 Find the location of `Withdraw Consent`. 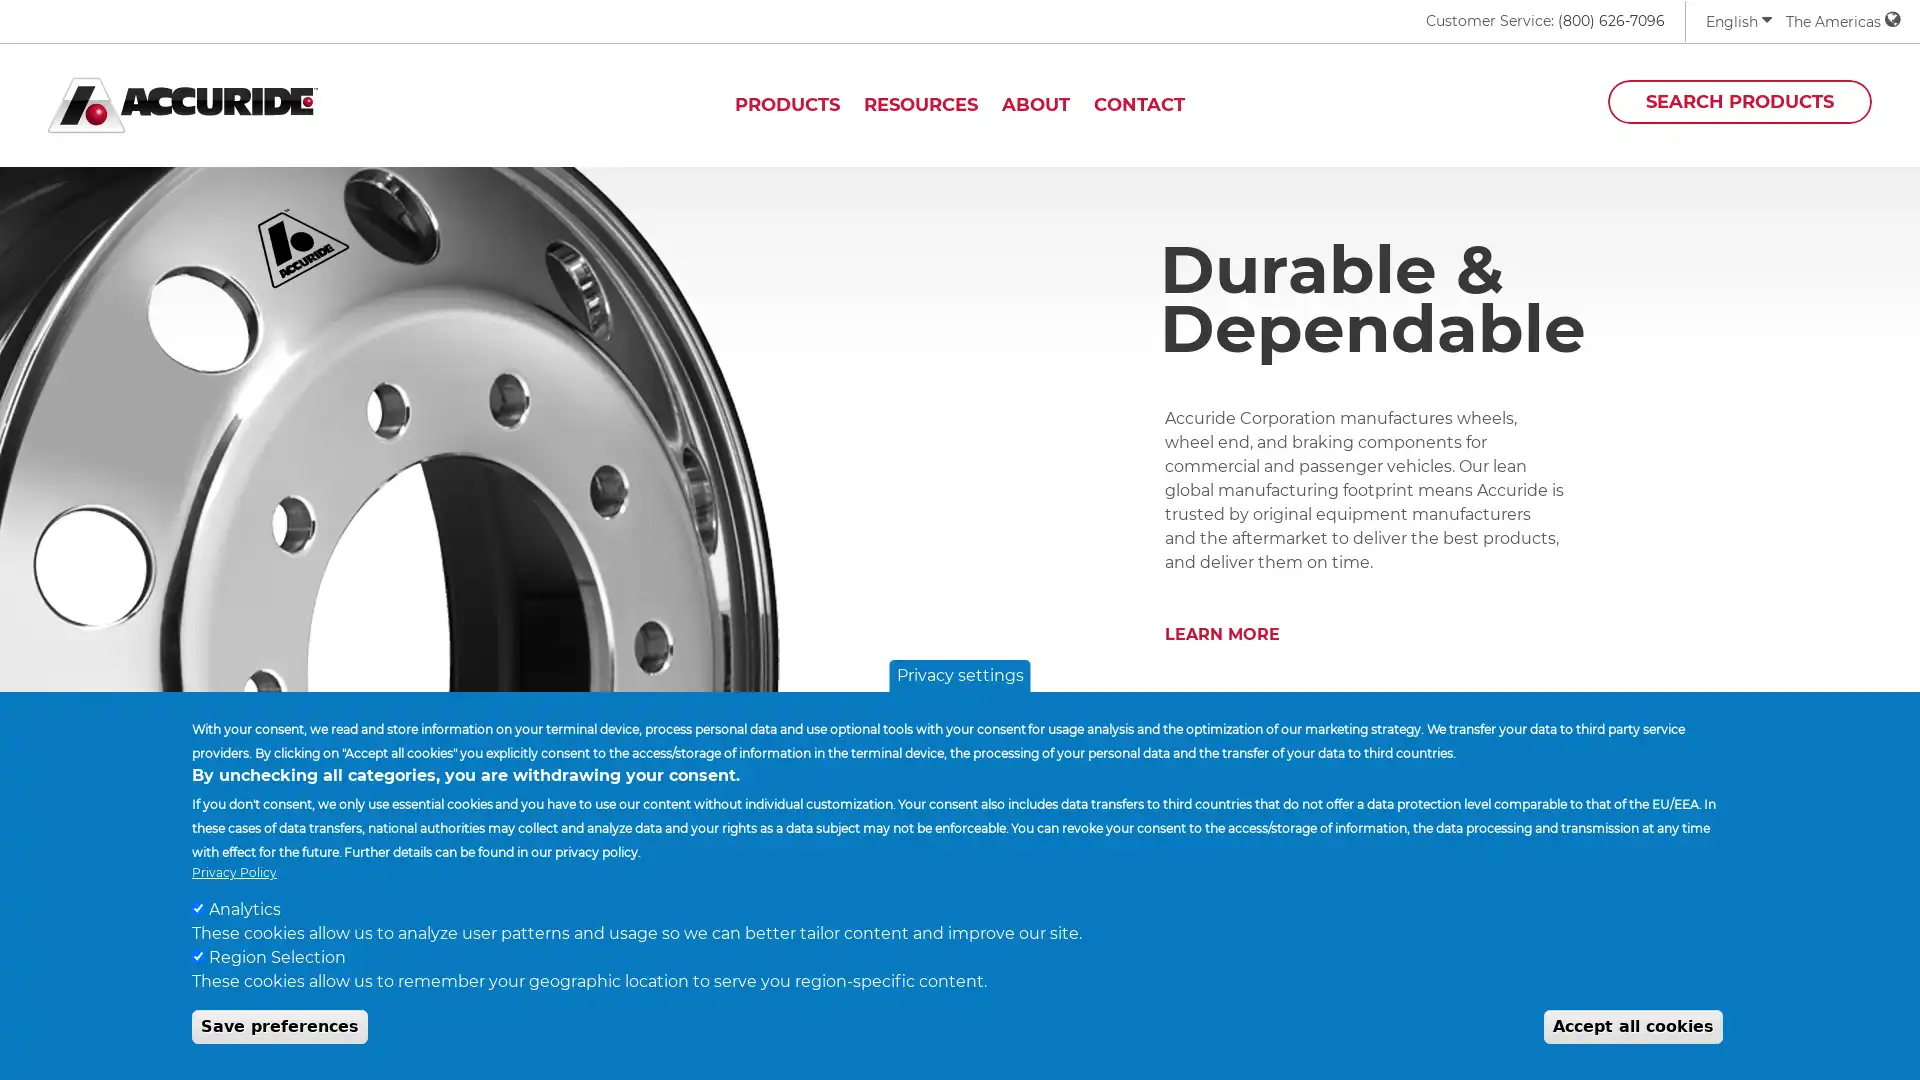

Withdraw Consent is located at coordinates (1736, 1014).